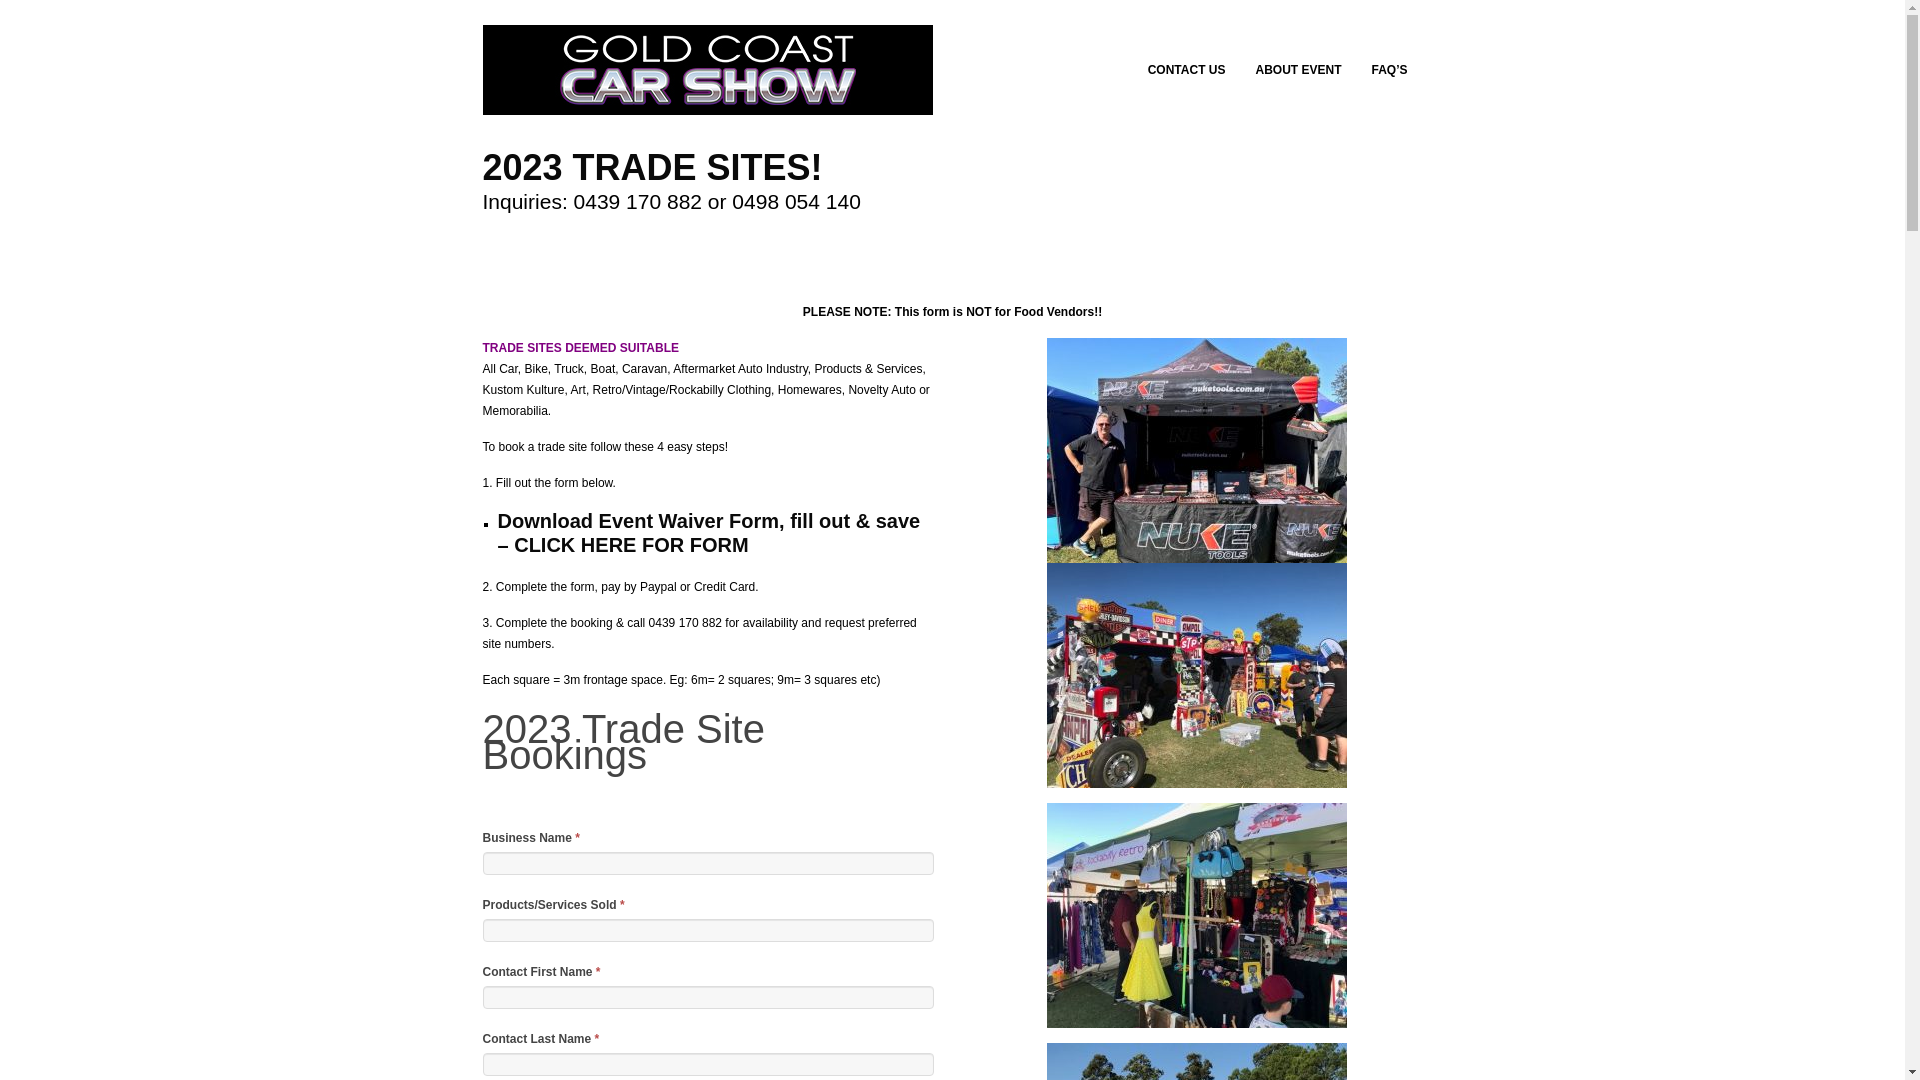 This screenshot has height=1080, width=1920. Describe the element at coordinates (1194, 68) in the screenshot. I see `'CONTACT US'` at that location.